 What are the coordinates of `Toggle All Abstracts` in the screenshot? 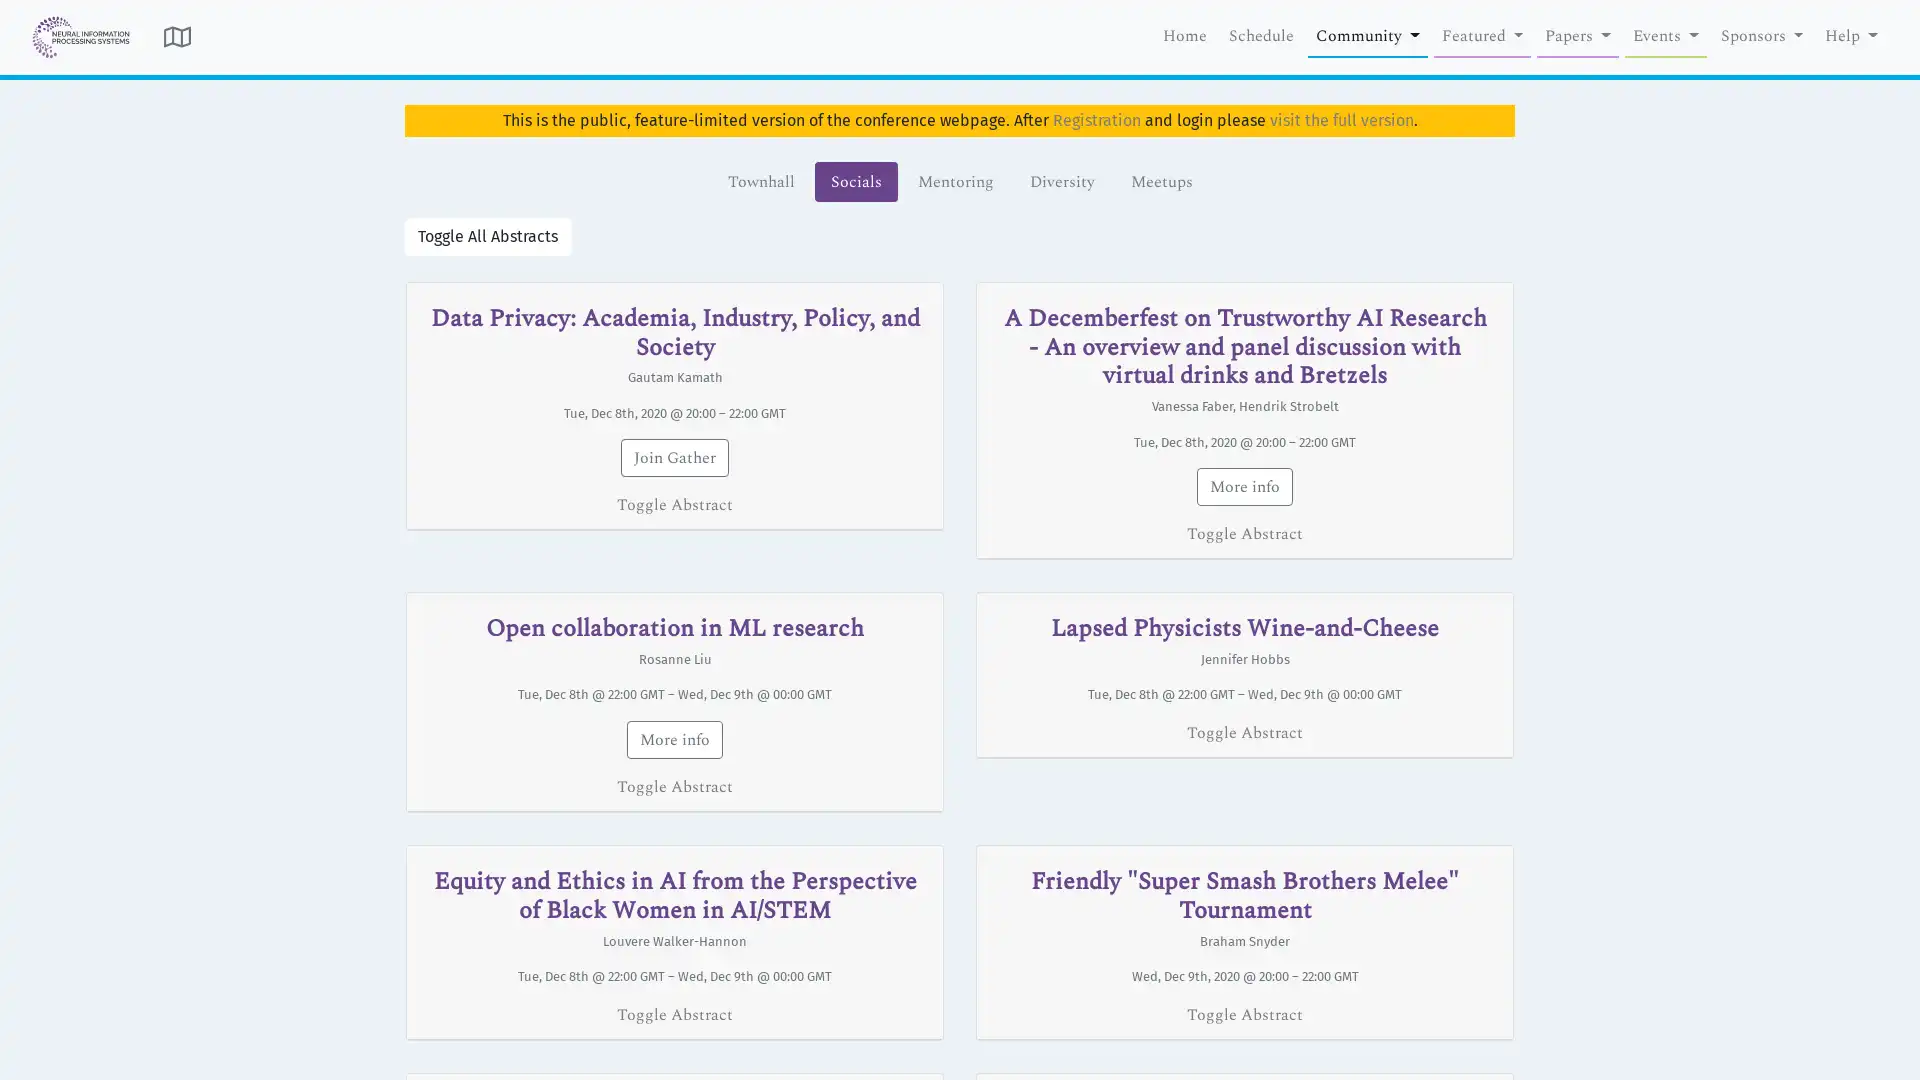 It's located at (488, 234).